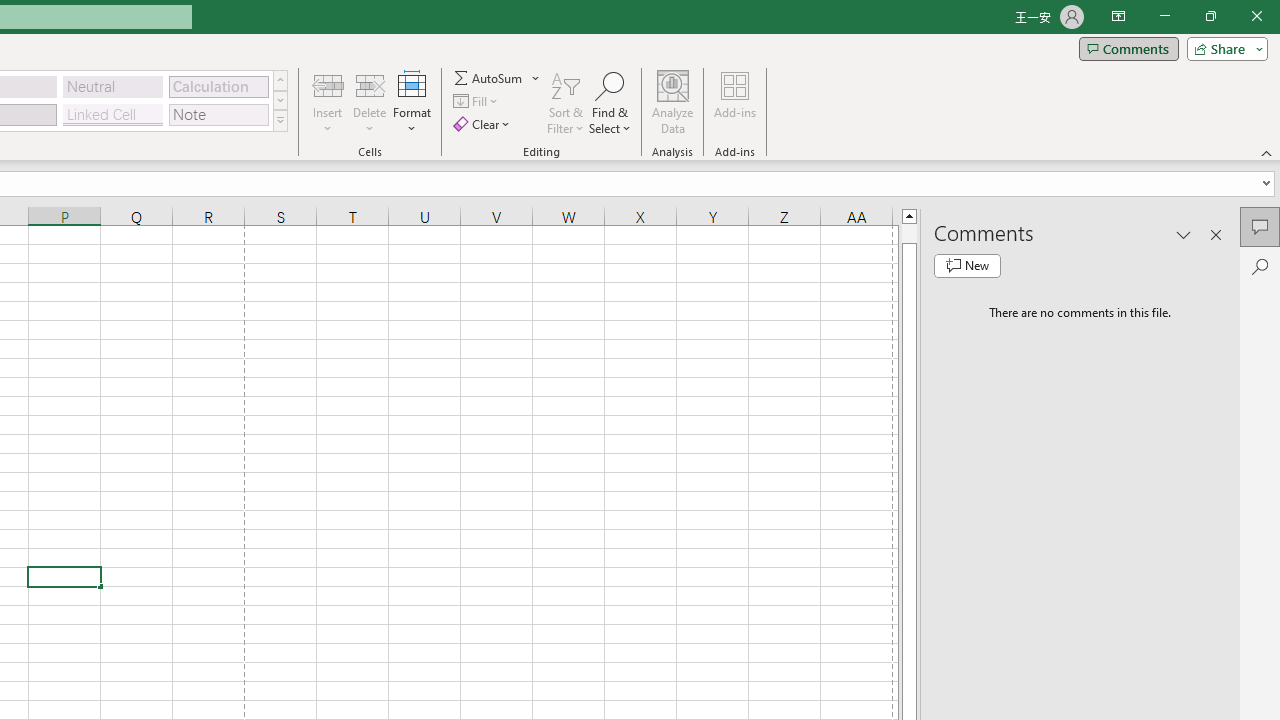  I want to click on 'New comment', so click(967, 265).